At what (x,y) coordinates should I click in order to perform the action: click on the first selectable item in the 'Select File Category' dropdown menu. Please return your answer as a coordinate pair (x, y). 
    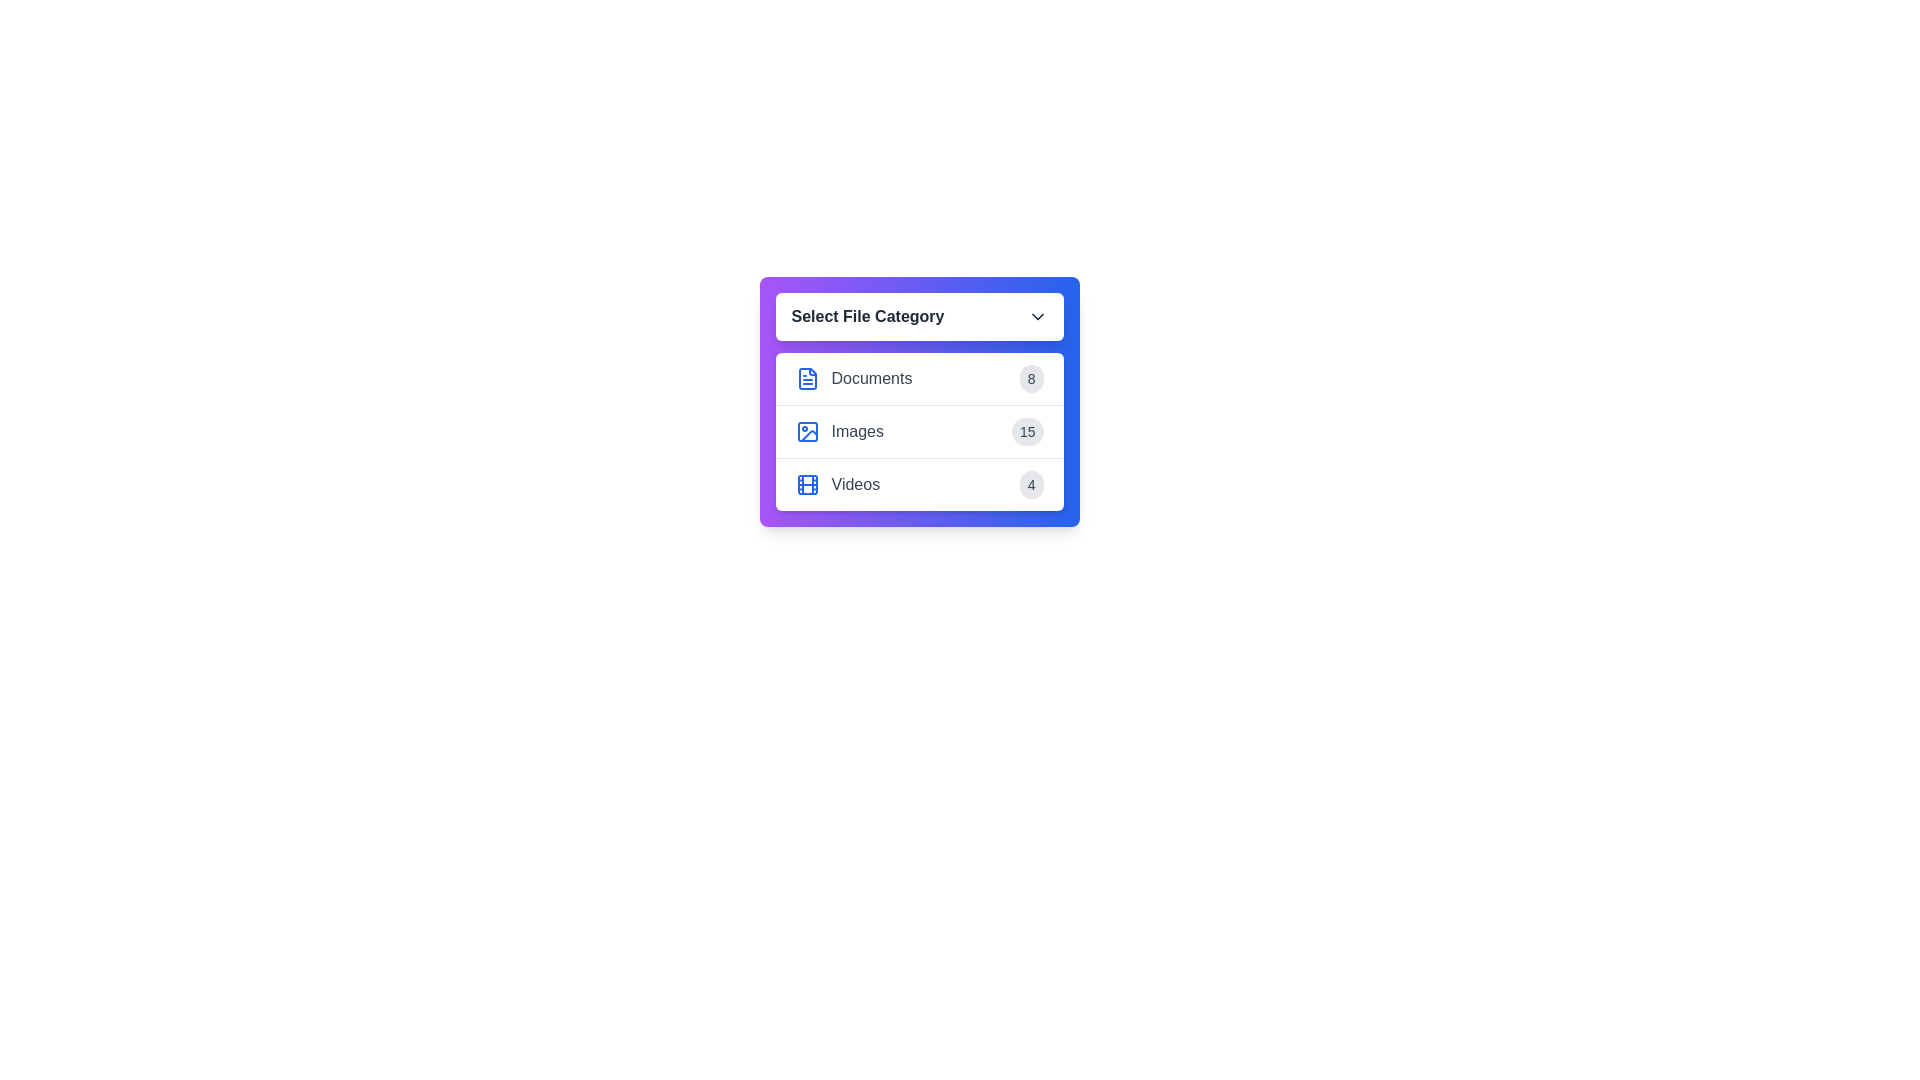
    Looking at the image, I should click on (854, 378).